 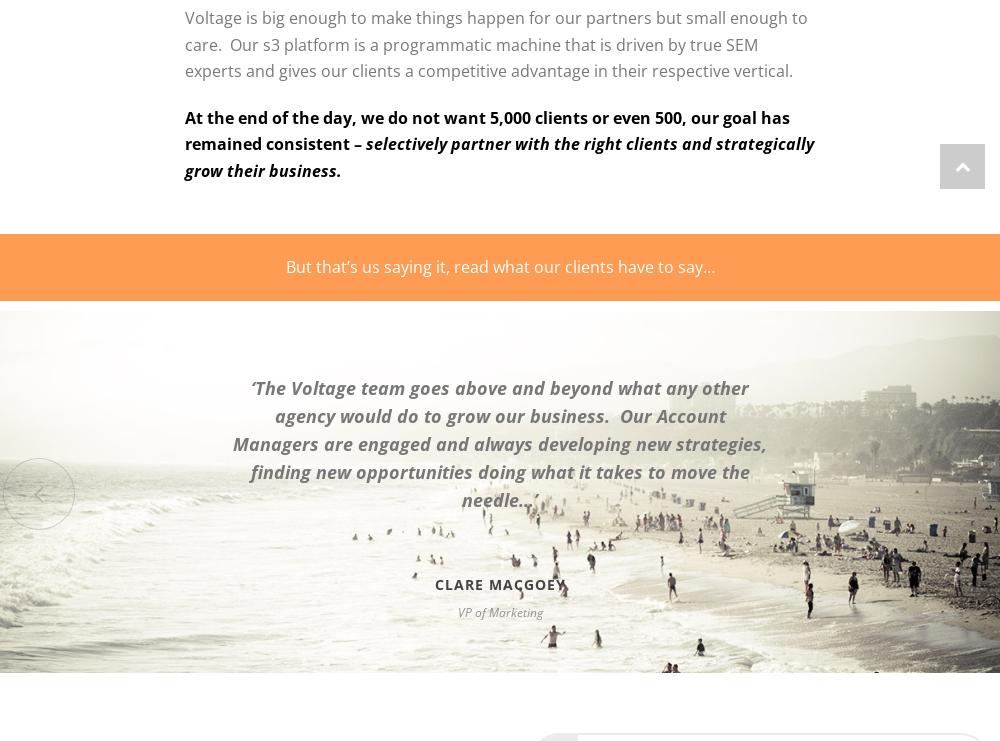 I want to click on 'selectively partner with the right clients and strategically grow their business.', so click(x=185, y=157).